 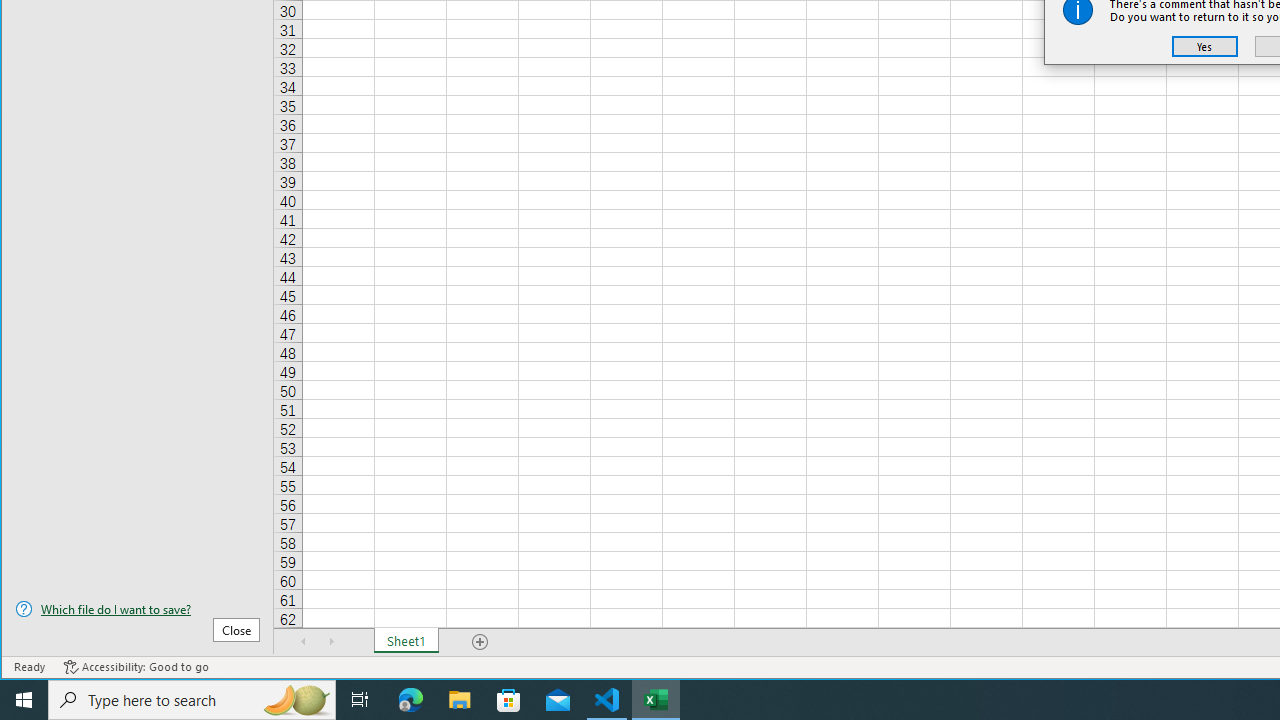 I want to click on 'Microsoft Store', so click(x=509, y=698).